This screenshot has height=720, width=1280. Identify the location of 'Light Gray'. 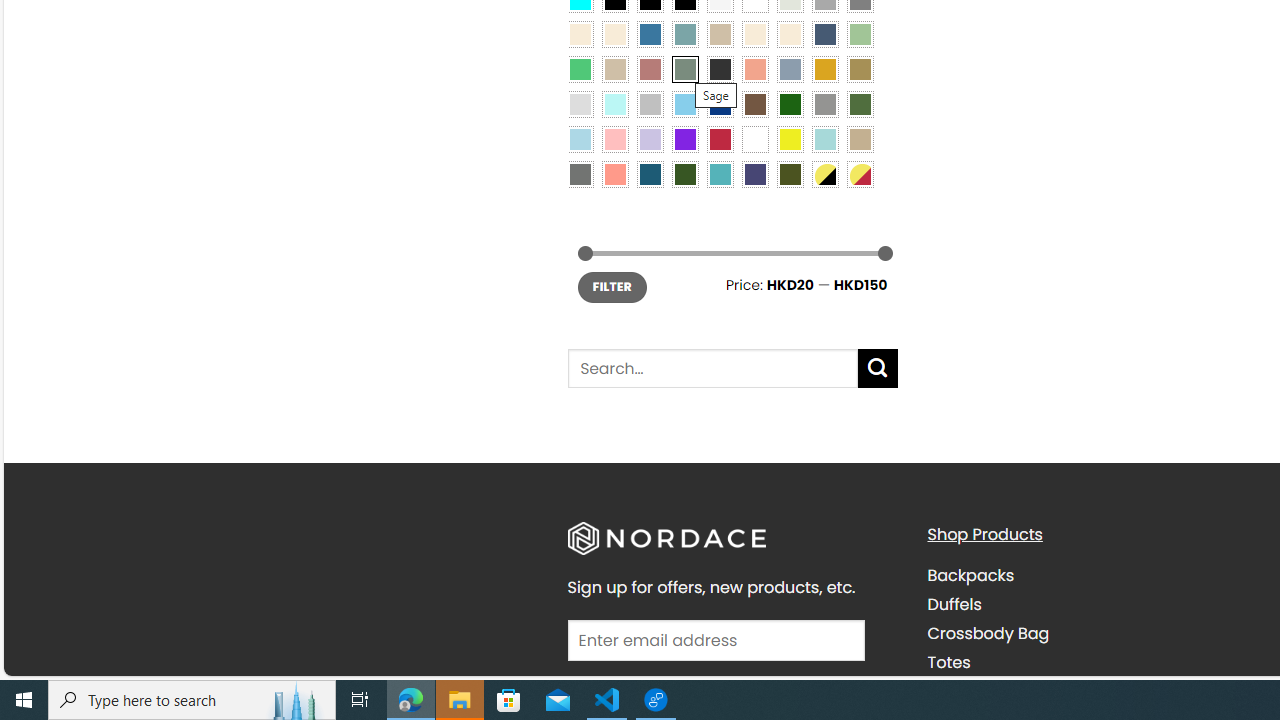
(578, 103).